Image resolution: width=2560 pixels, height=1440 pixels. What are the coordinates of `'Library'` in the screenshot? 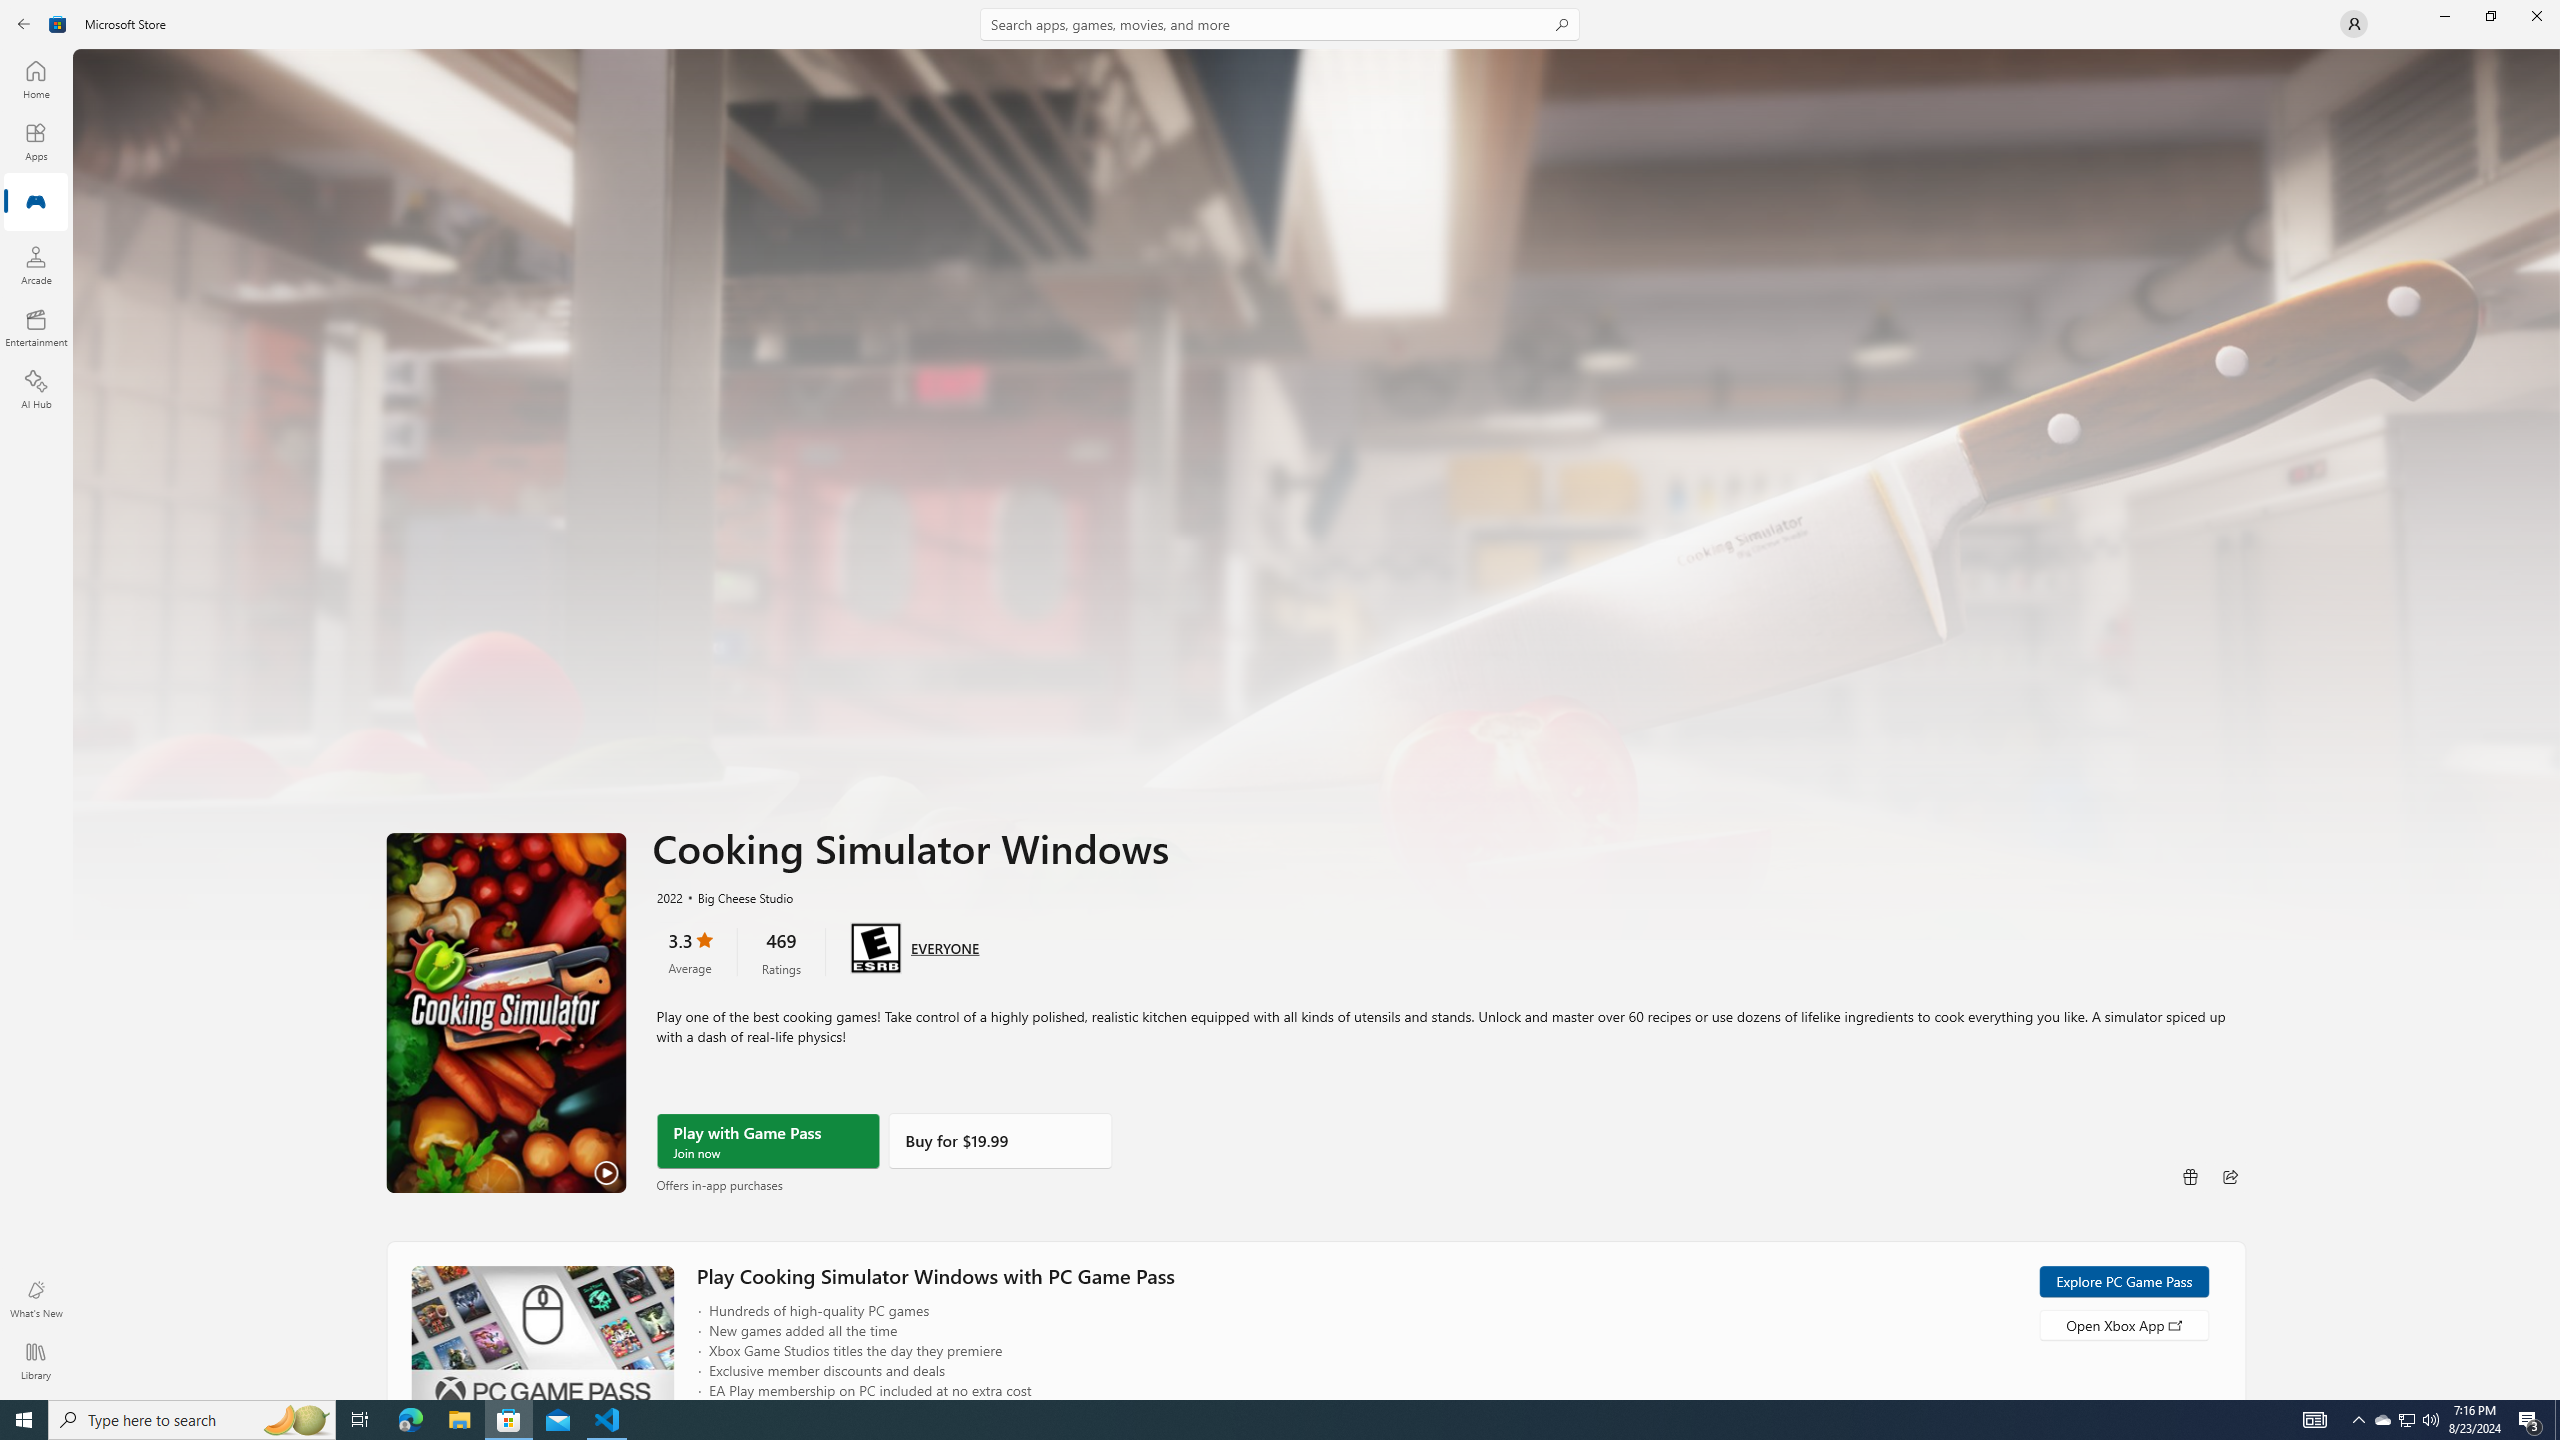 It's located at (34, 1360).